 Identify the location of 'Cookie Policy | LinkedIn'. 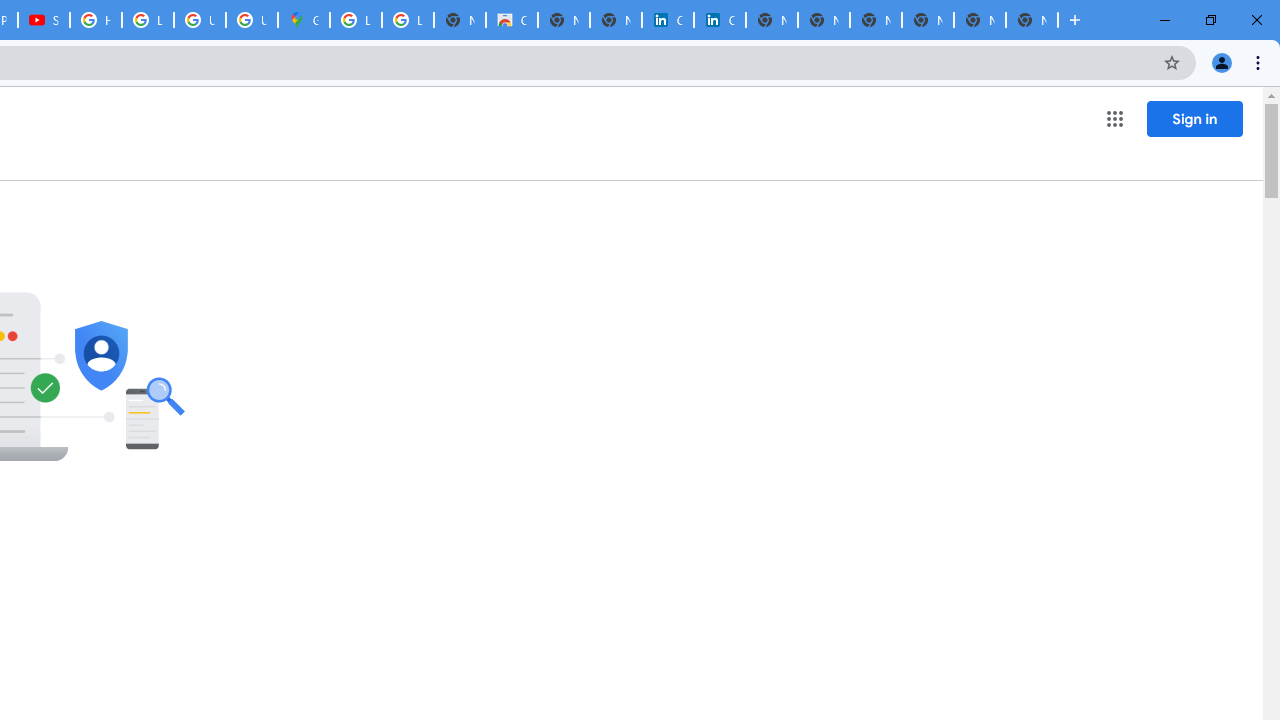
(668, 20).